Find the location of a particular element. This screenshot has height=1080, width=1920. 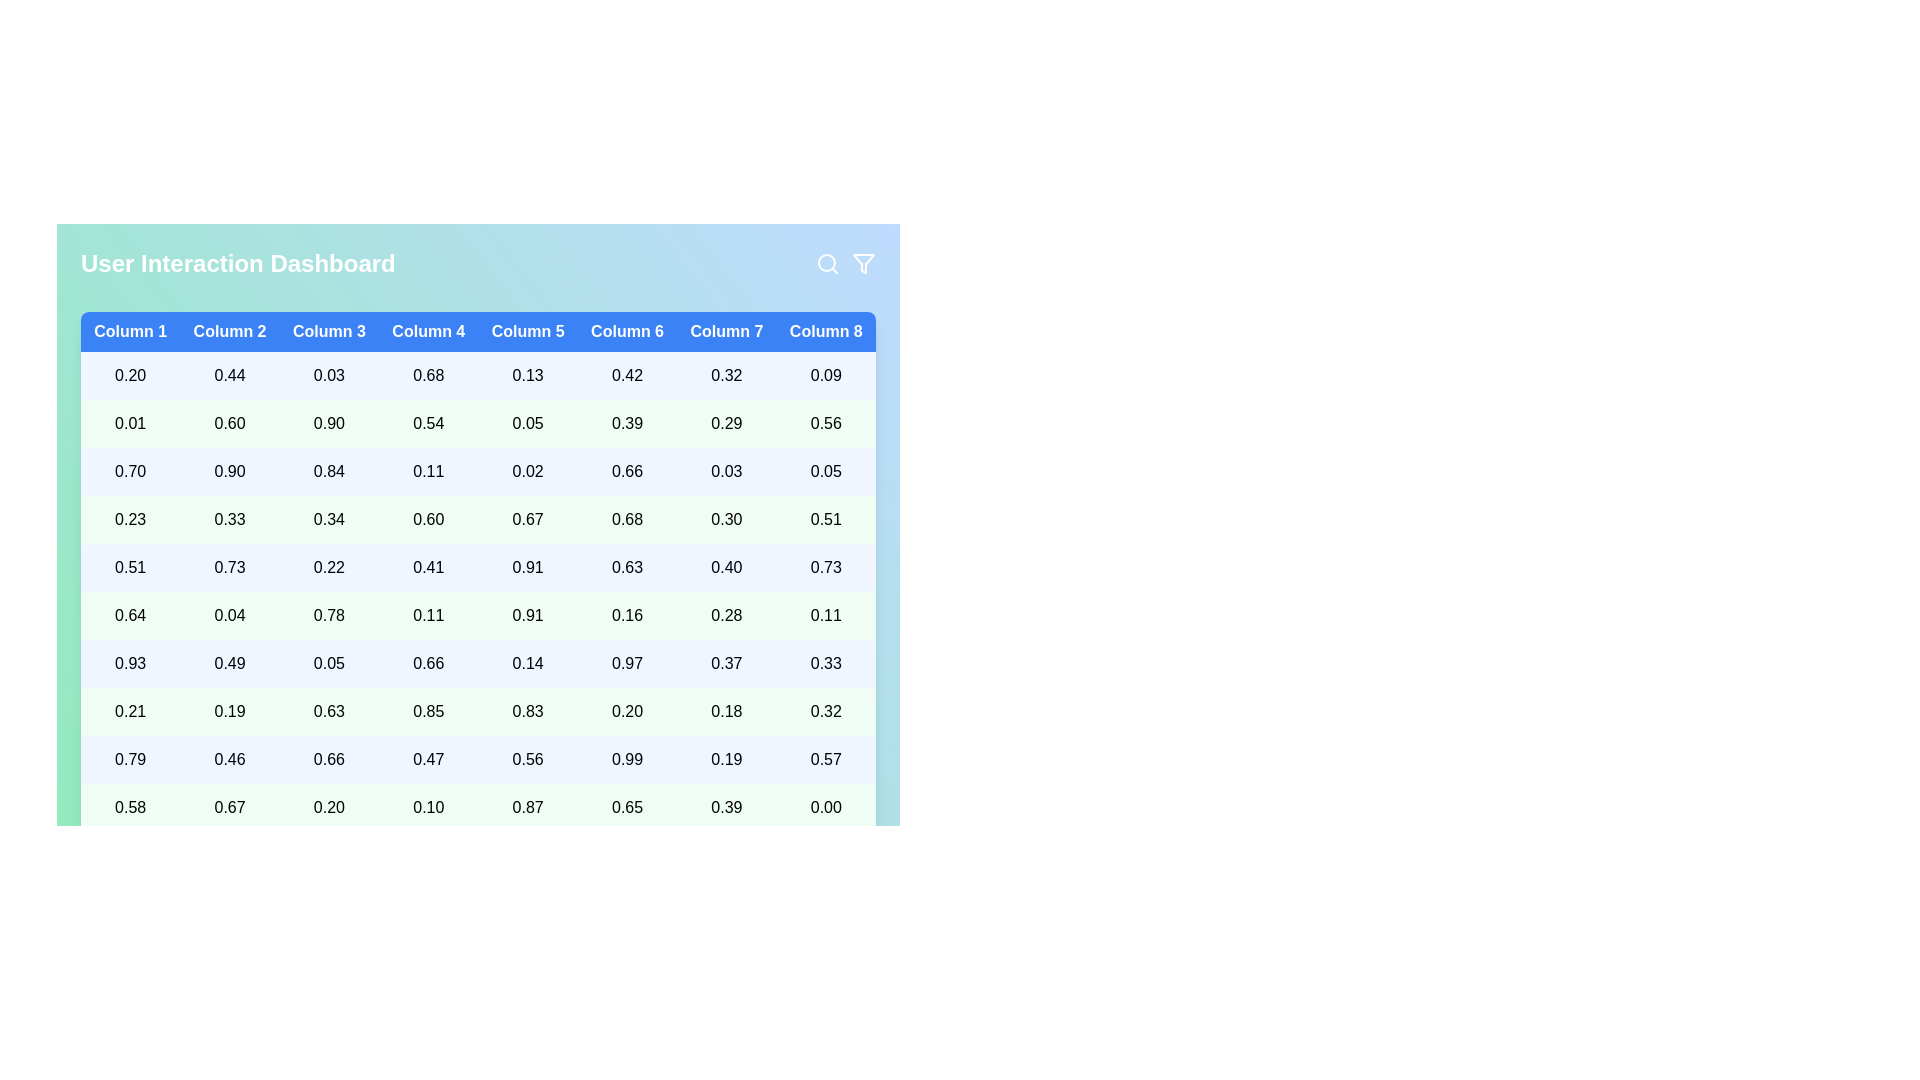

the filter icon to open filtering options is located at coordinates (864, 262).